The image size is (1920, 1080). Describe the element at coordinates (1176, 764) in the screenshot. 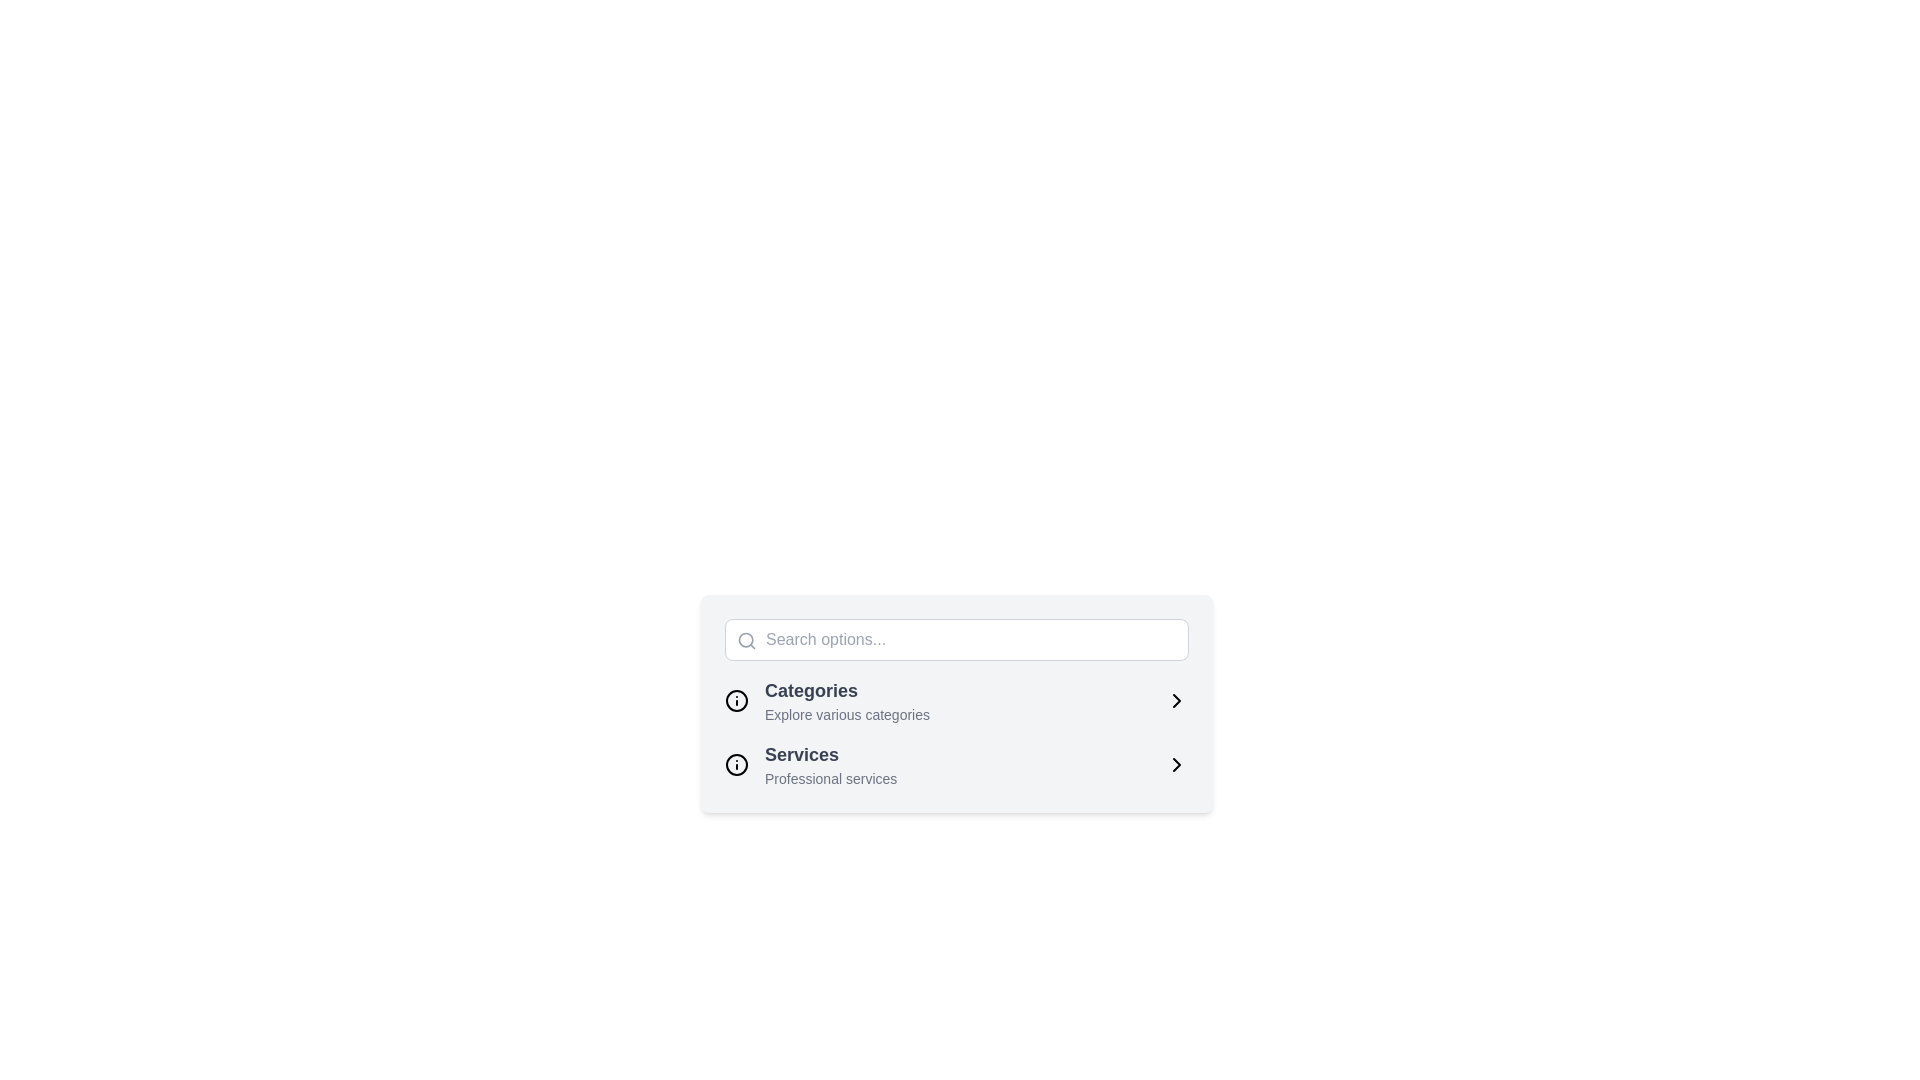

I see `the small right-facing chevron arrow icon located inside the menu panel below the 'Services' label, which is styled with a black outline and no fill` at that location.